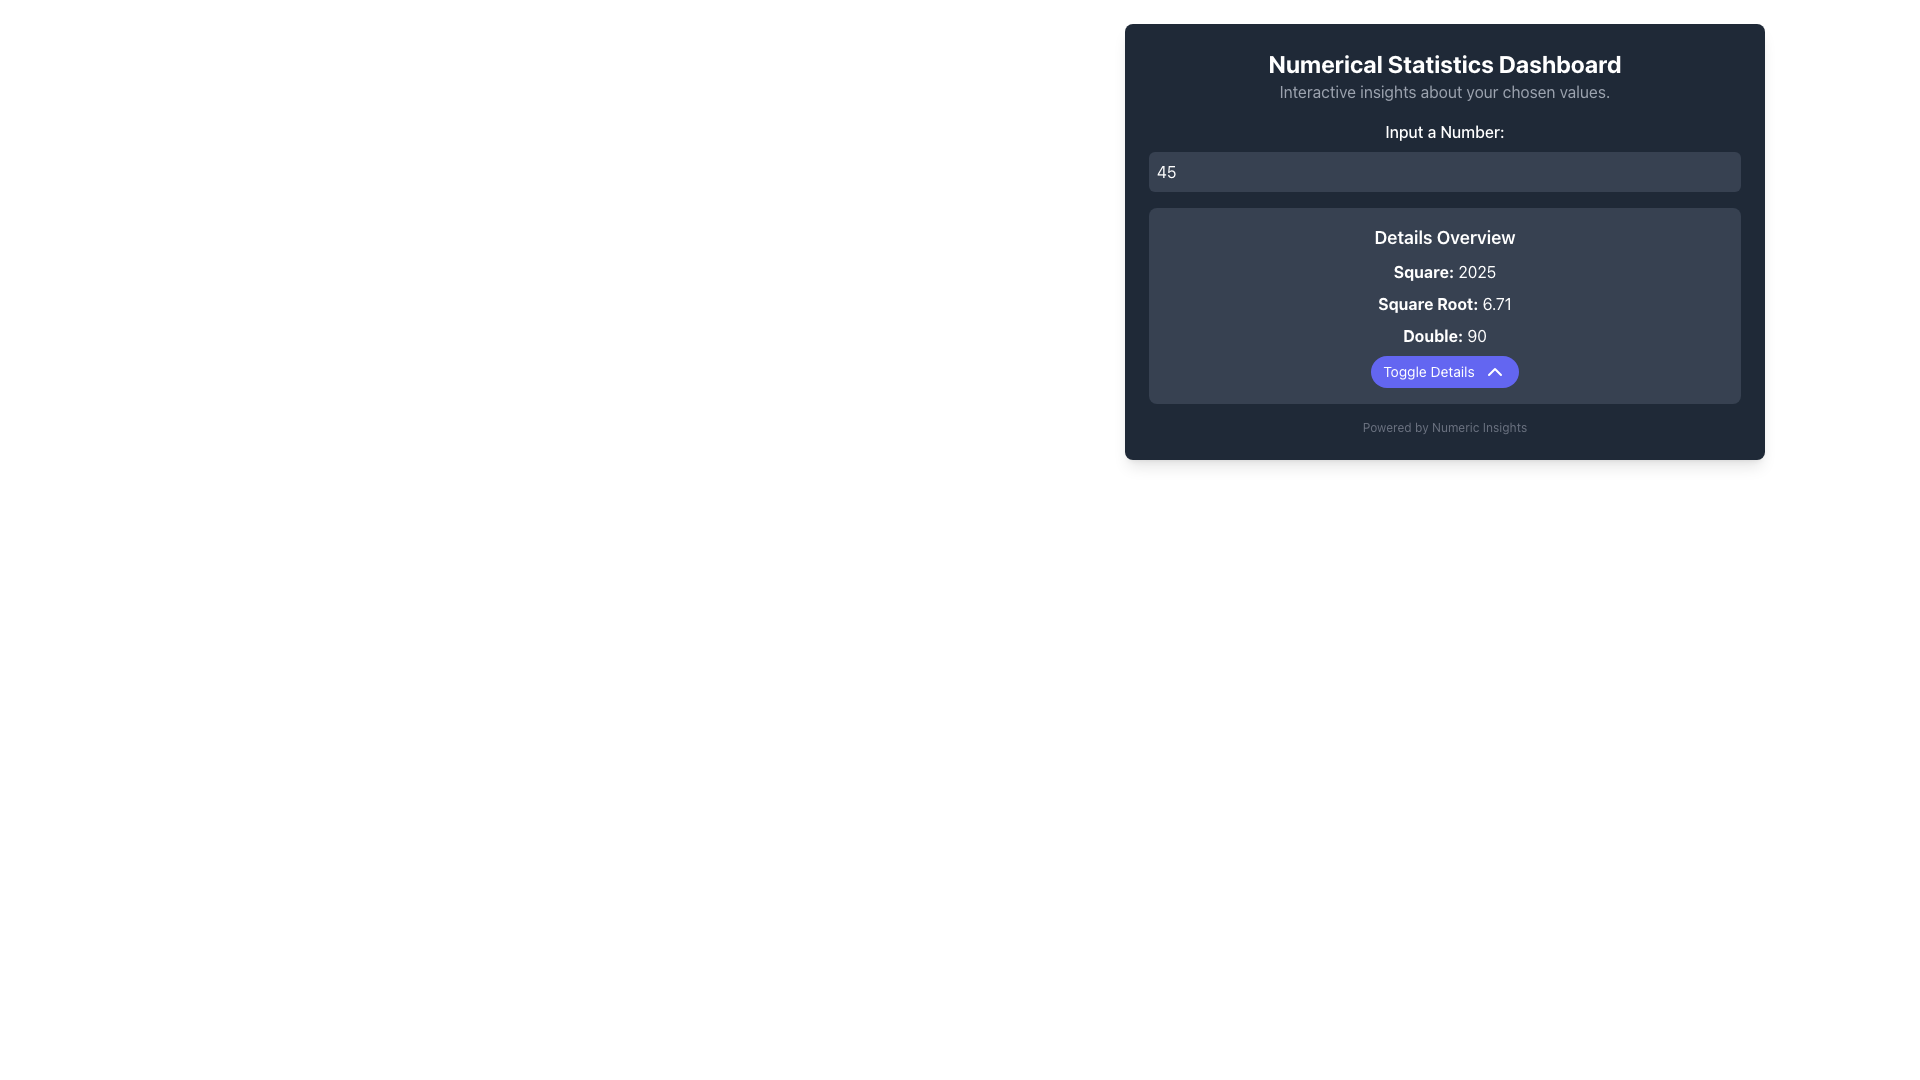  What do you see at coordinates (1444, 63) in the screenshot?
I see `the text label that reads 'Numerical Statistics Dashboard', which is styled in bold and large font, located at the top-center of the dashboard interface` at bounding box center [1444, 63].